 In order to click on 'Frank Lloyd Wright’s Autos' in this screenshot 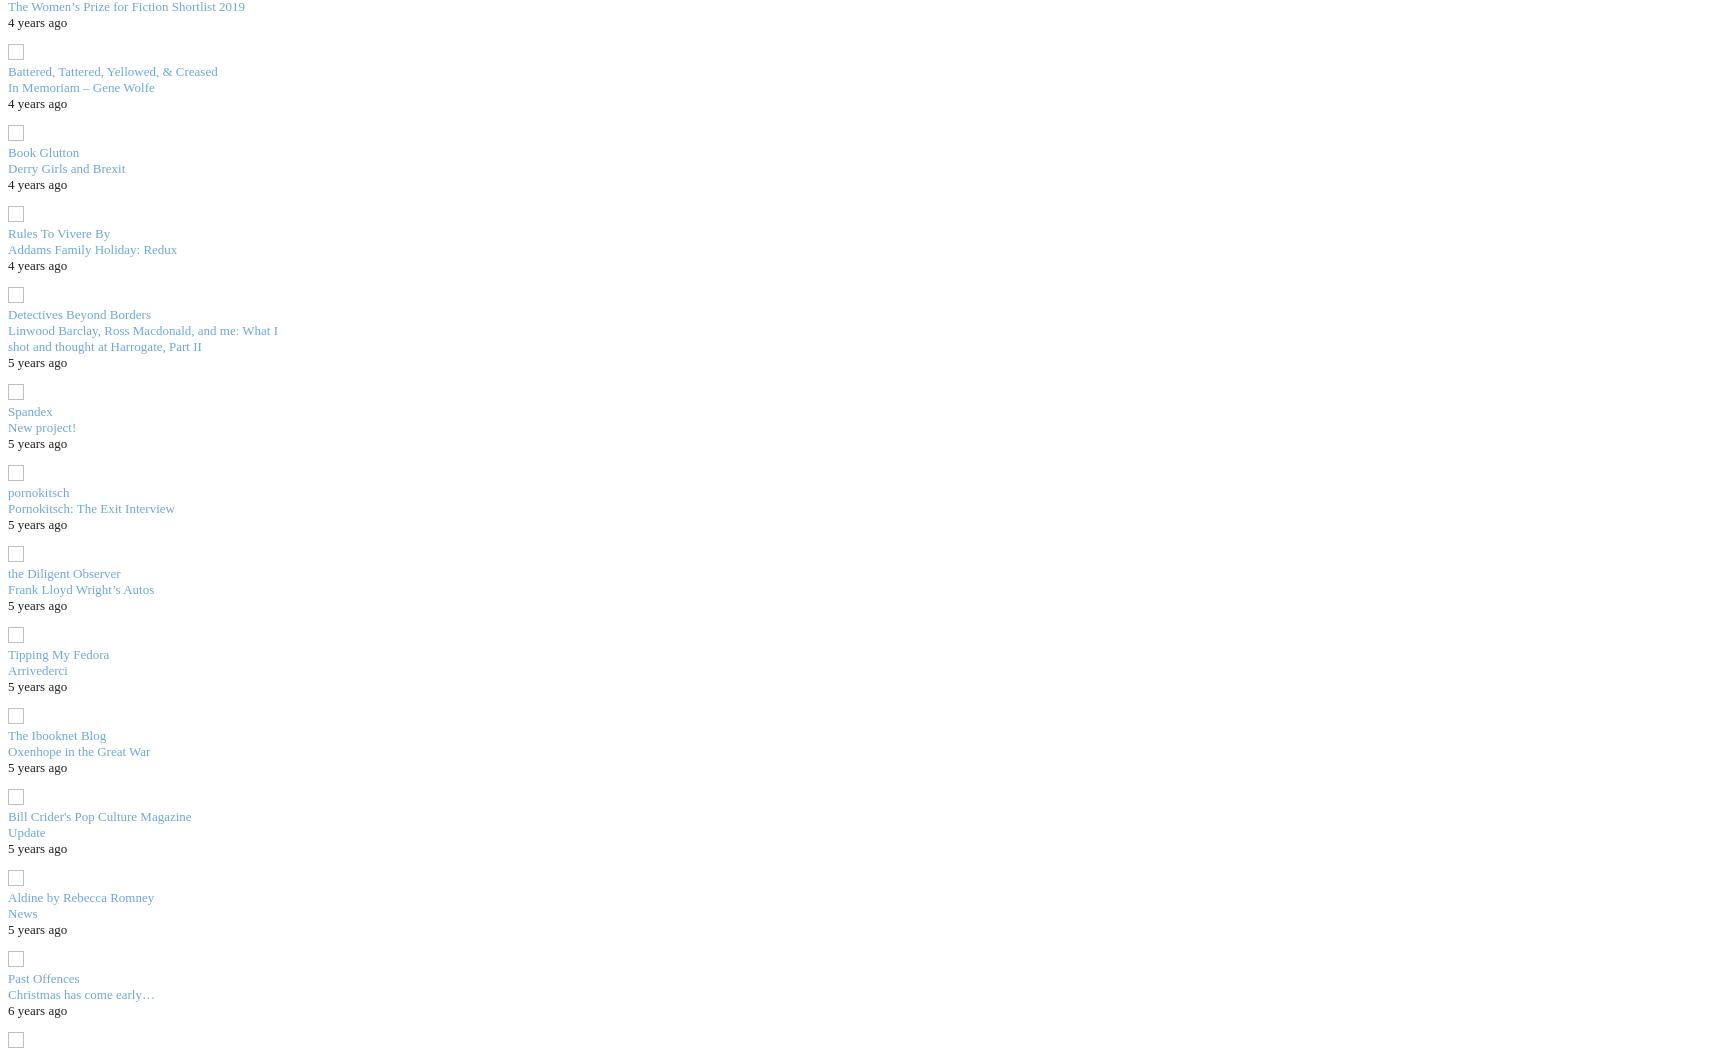, I will do `click(79, 588)`.